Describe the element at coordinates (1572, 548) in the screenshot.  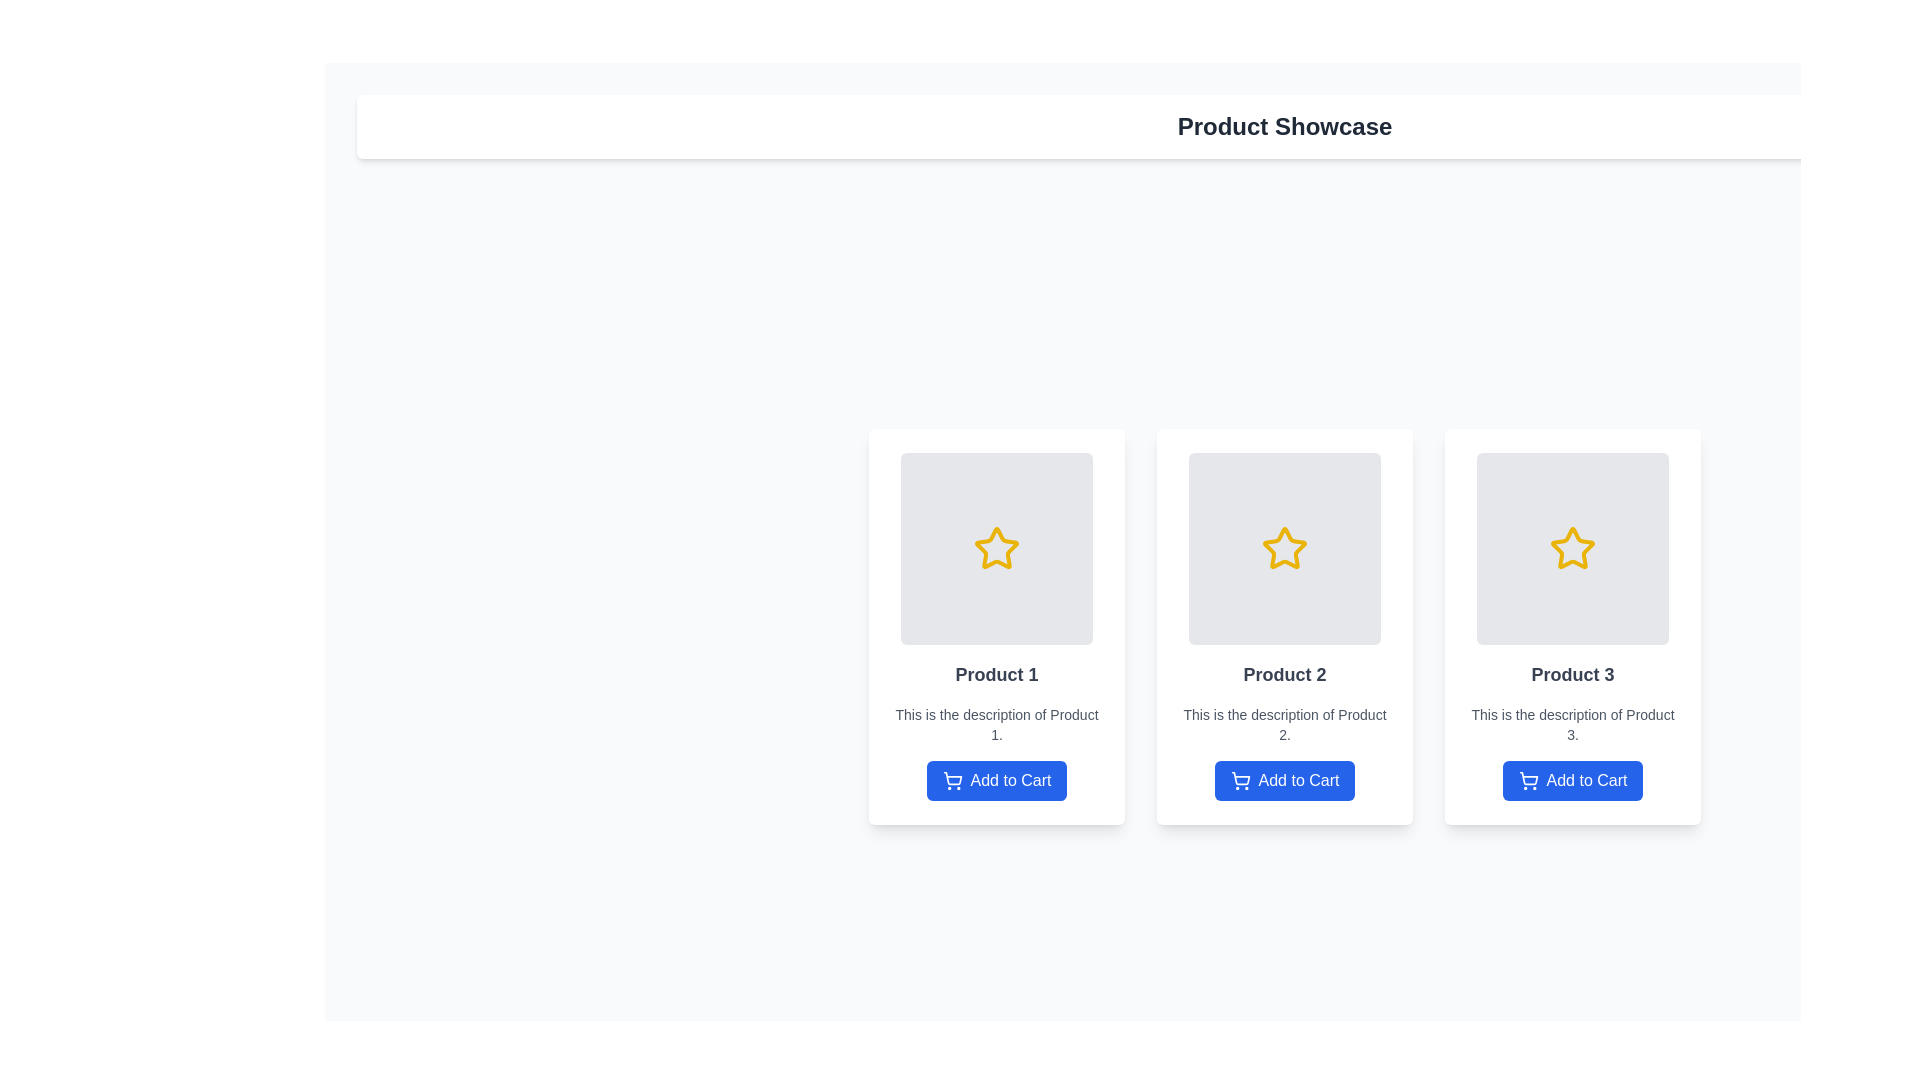
I see `the yellow star icon with a hollow center located in the third product card from the left, above the product title 'Product 3'` at that location.